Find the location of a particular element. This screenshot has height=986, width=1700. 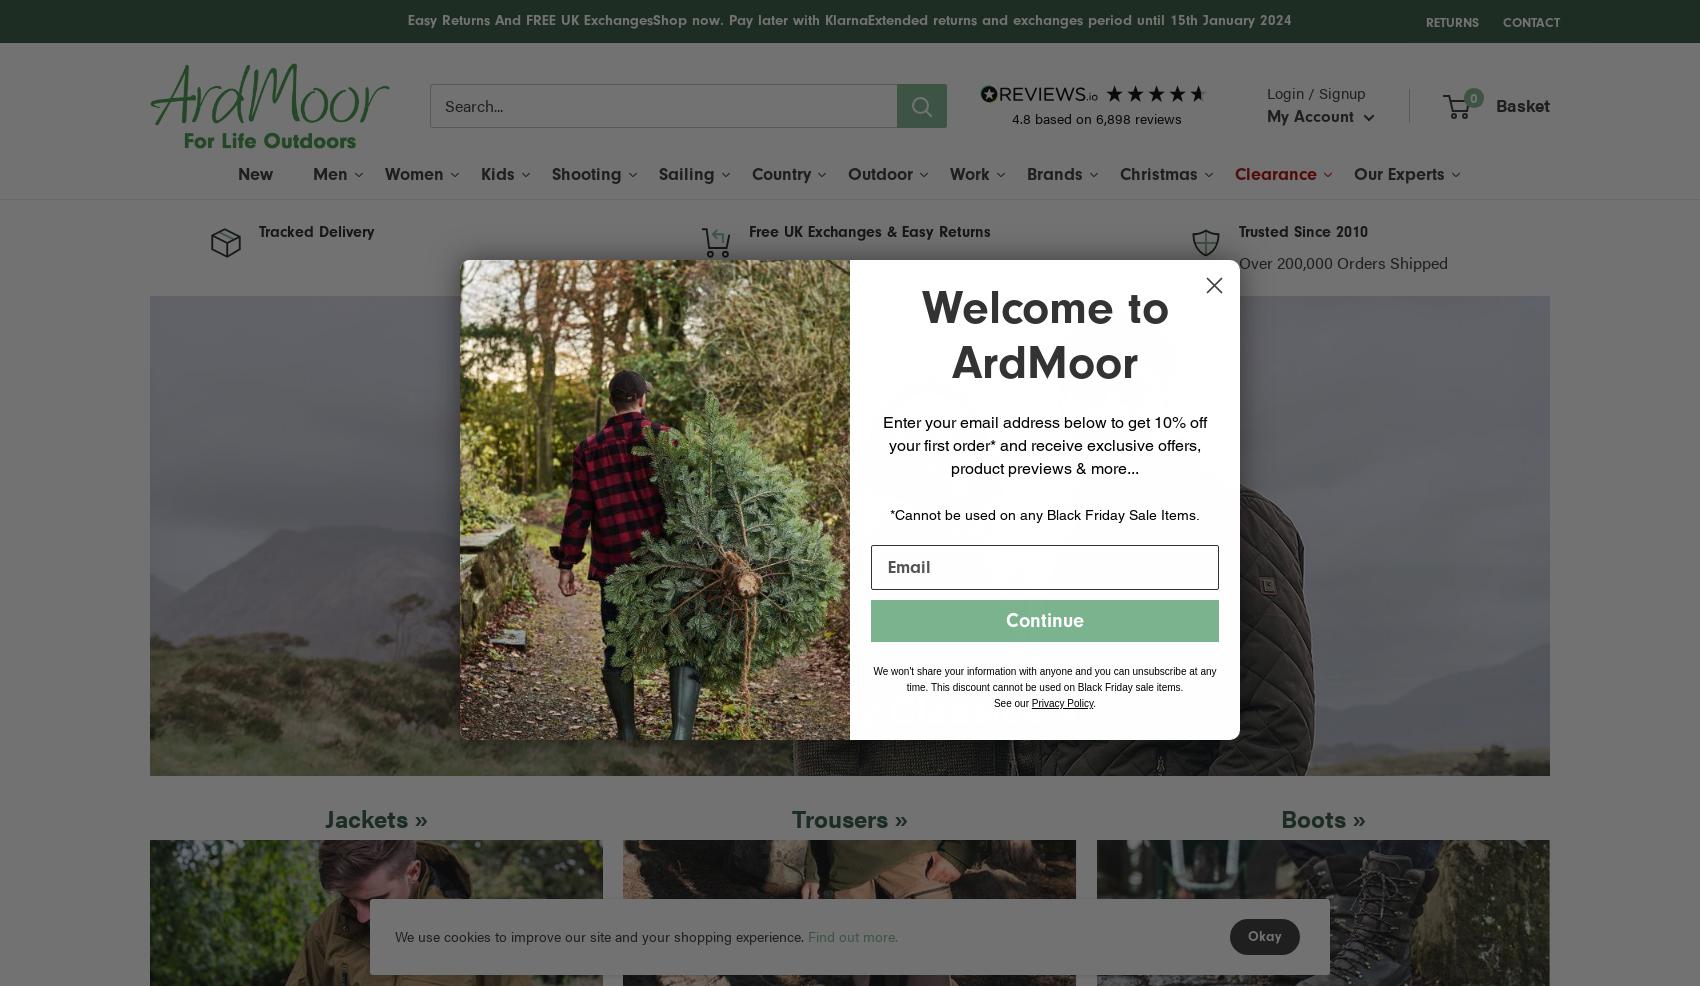

'Free UK Exchanges & Easy Returns' is located at coordinates (870, 231).